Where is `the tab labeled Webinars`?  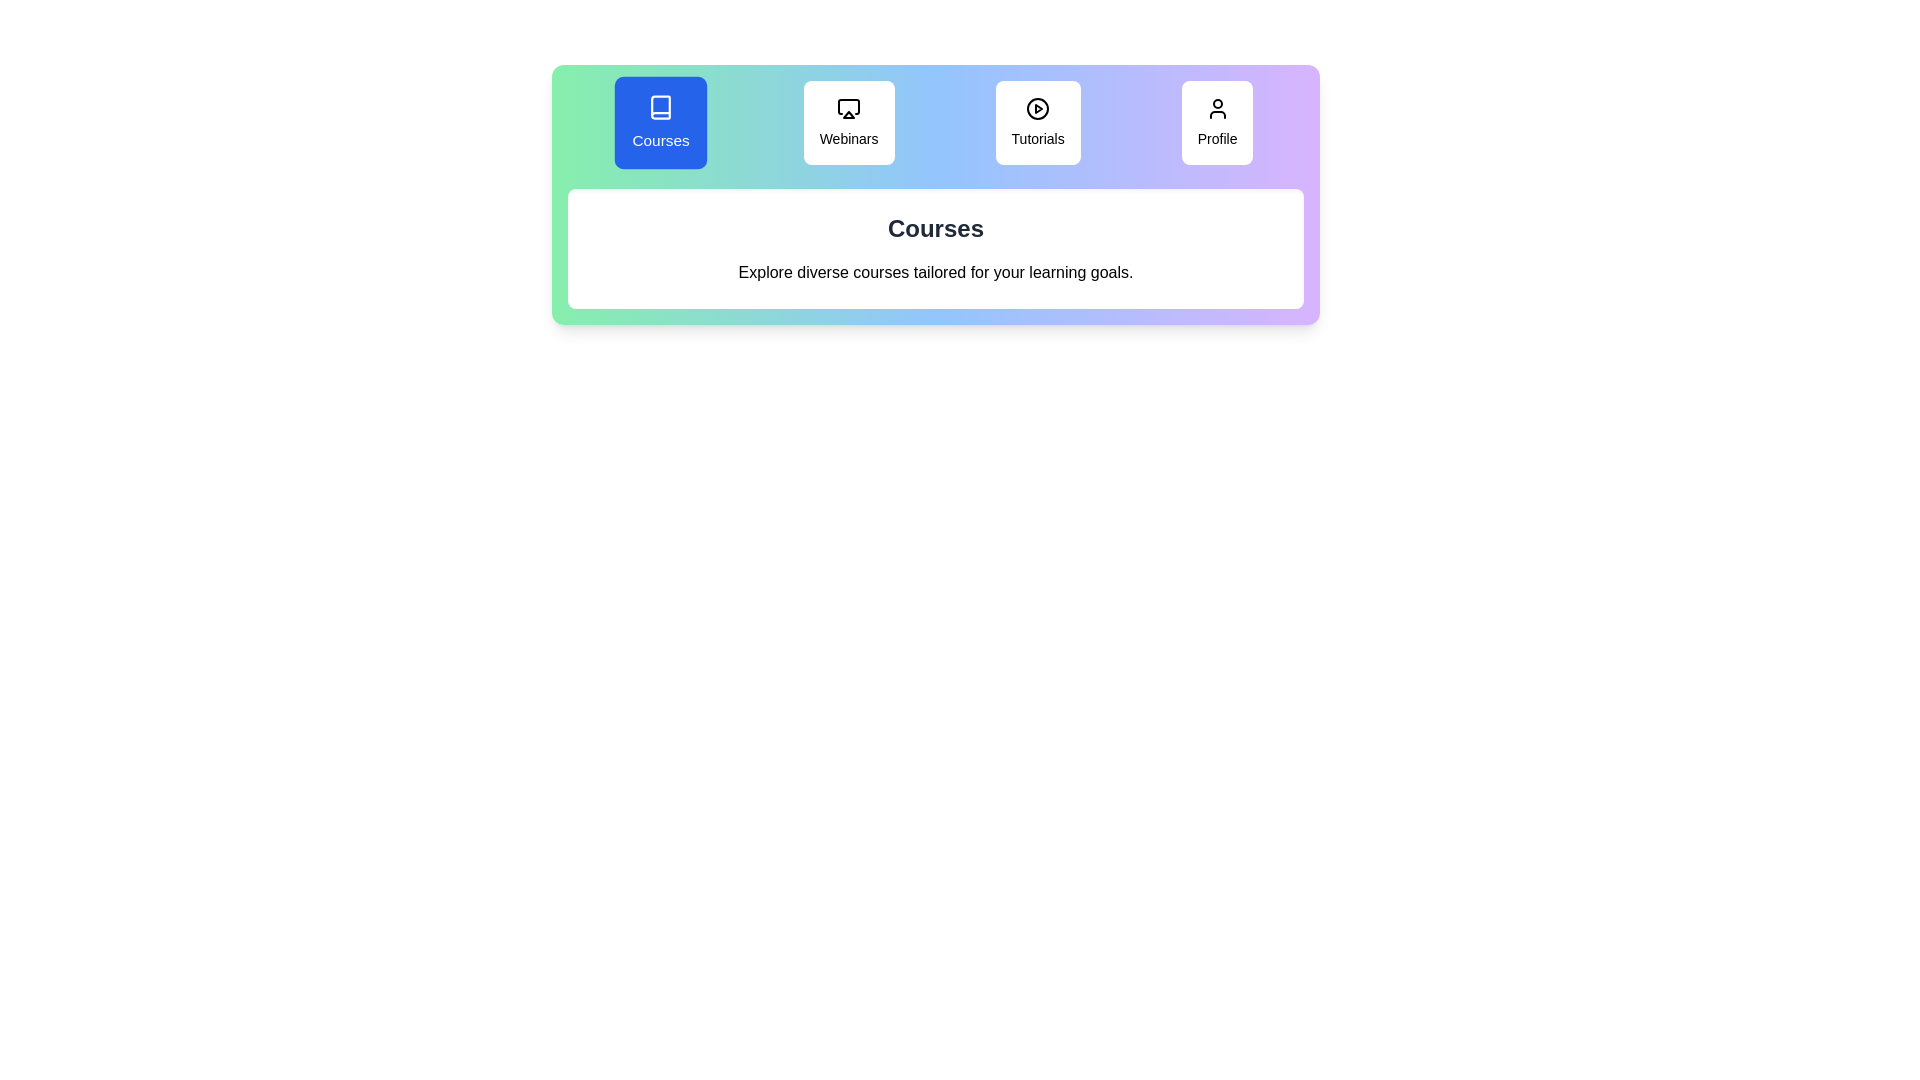 the tab labeled Webinars is located at coordinates (849, 123).